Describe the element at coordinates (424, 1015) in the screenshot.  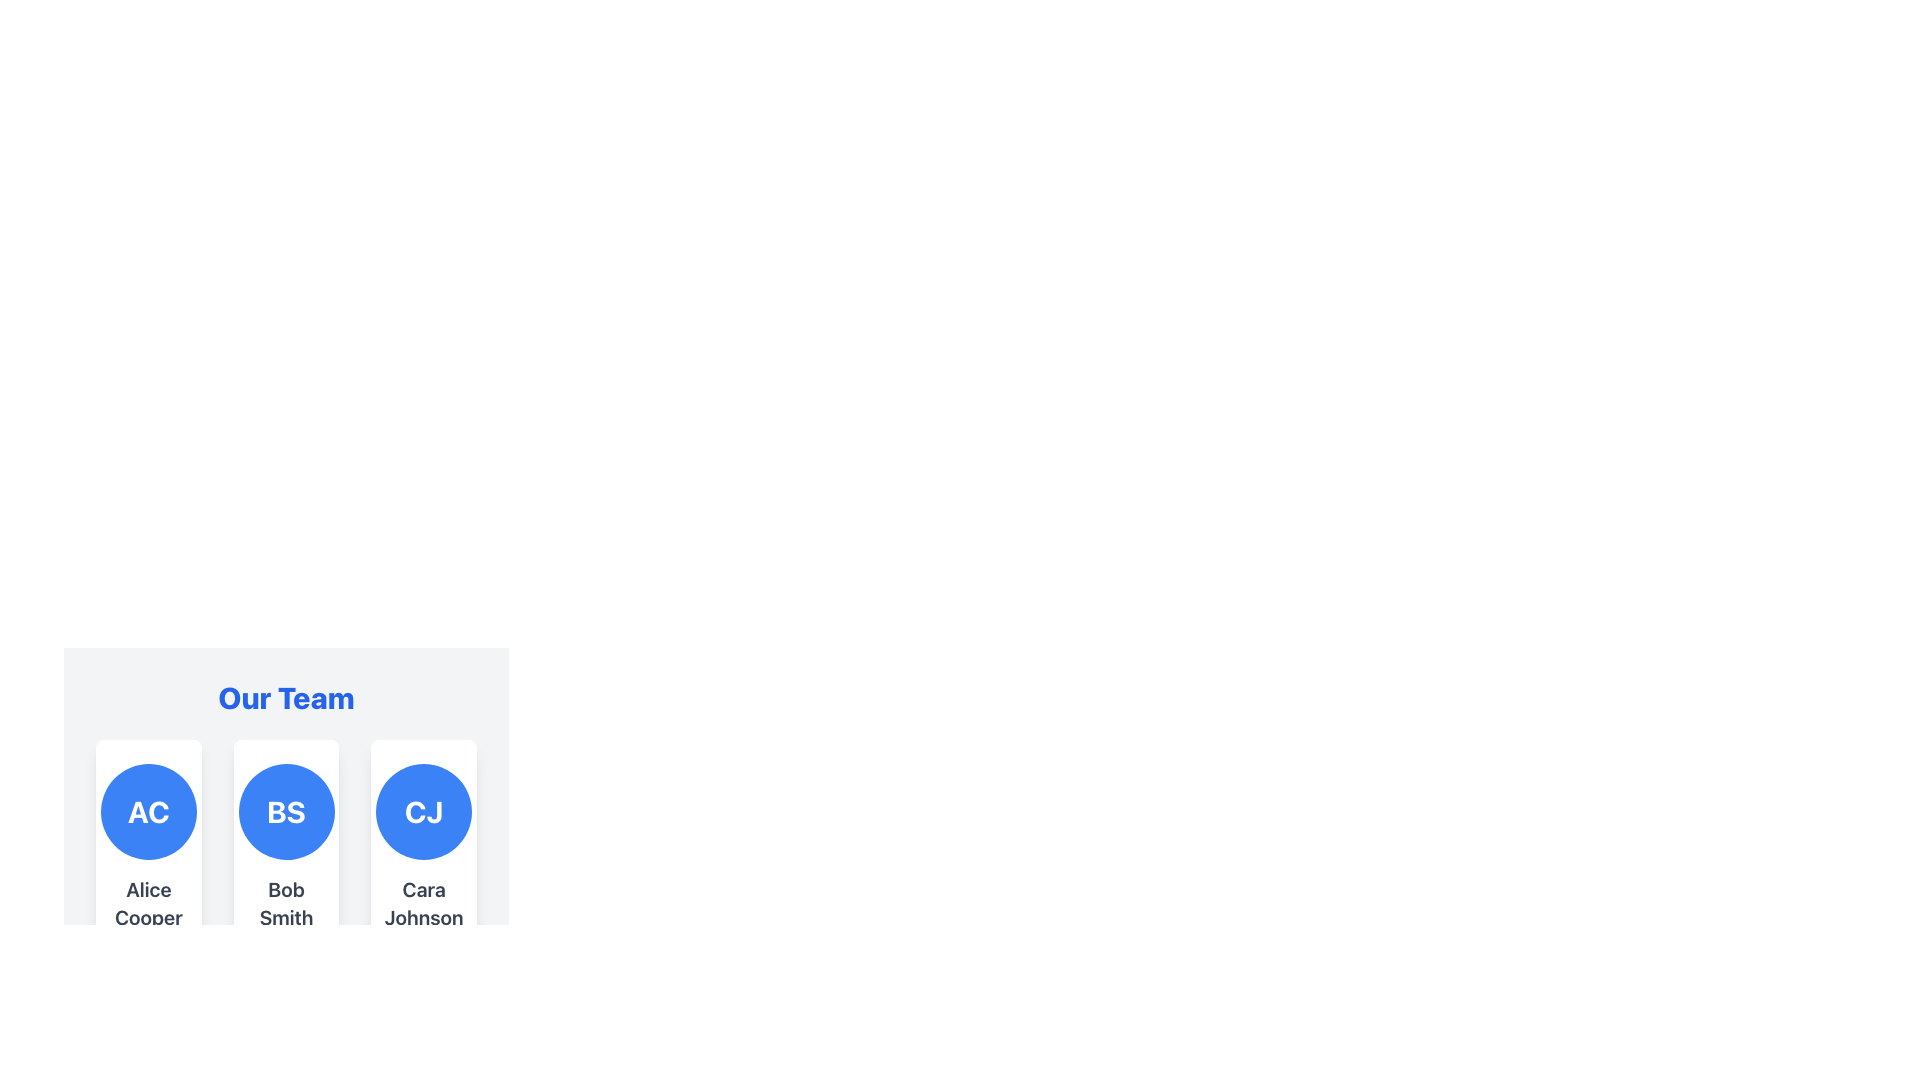
I see `the phone number display element that shows '(555) 789-0123', which is centrally aligned in the contact section of the interface` at that location.